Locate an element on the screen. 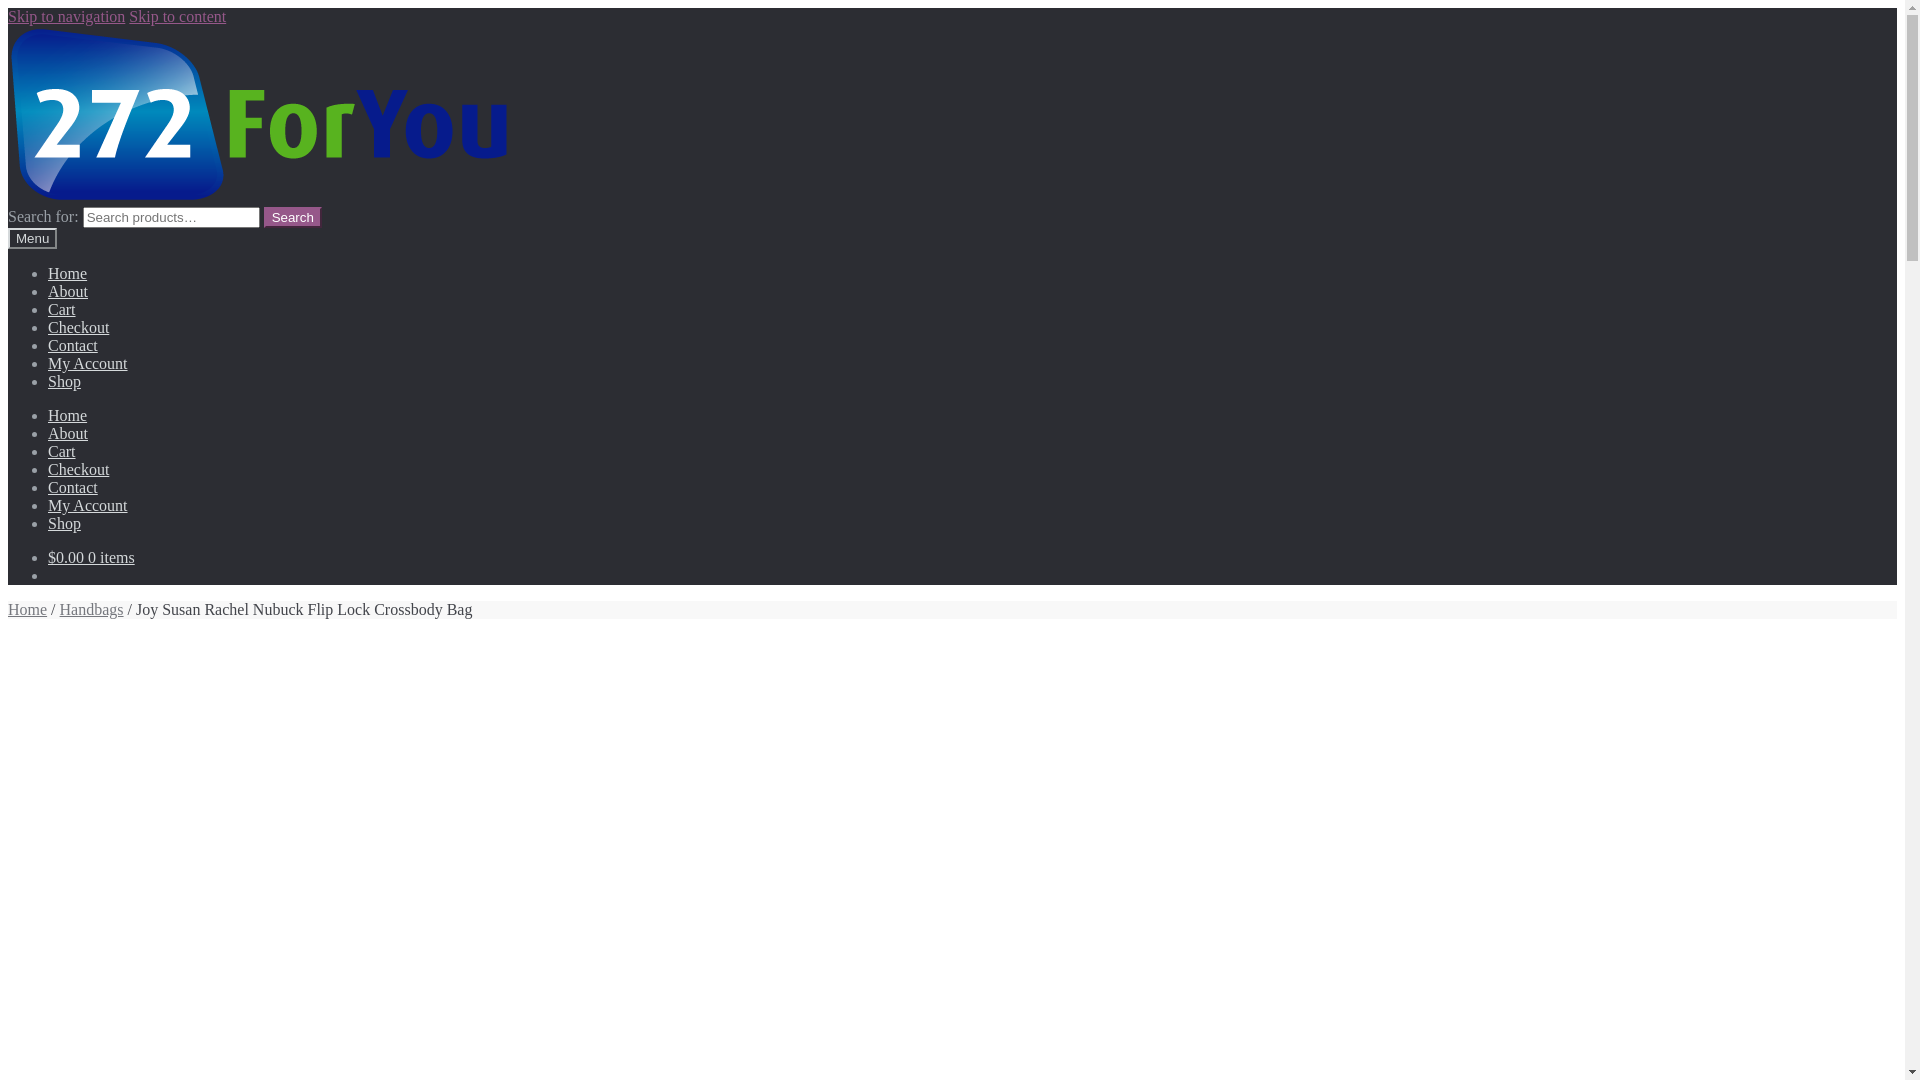 The width and height of the screenshot is (1920, 1080). 'My Account' is located at coordinates (48, 363).